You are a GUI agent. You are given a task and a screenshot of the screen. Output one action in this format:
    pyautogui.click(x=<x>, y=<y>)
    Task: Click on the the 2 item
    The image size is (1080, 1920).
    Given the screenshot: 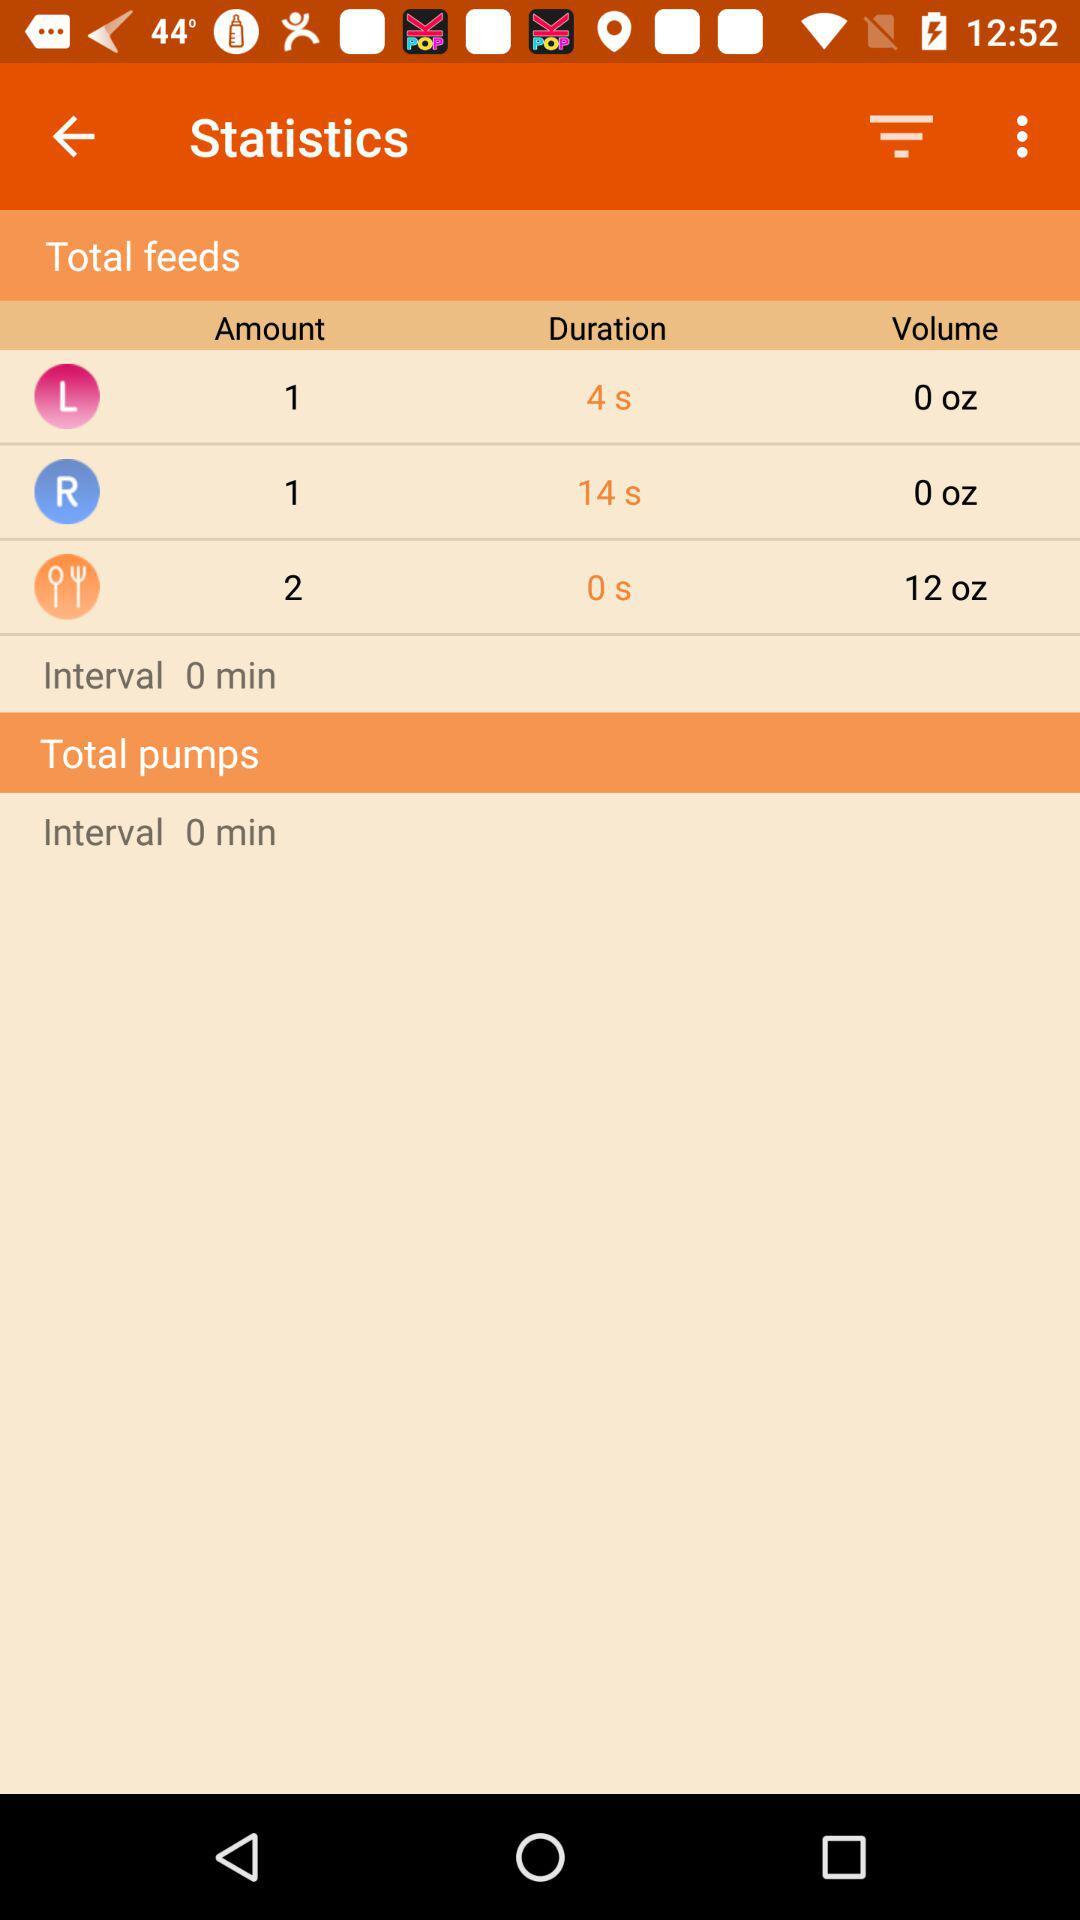 What is the action you would take?
    pyautogui.click(x=293, y=585)
    